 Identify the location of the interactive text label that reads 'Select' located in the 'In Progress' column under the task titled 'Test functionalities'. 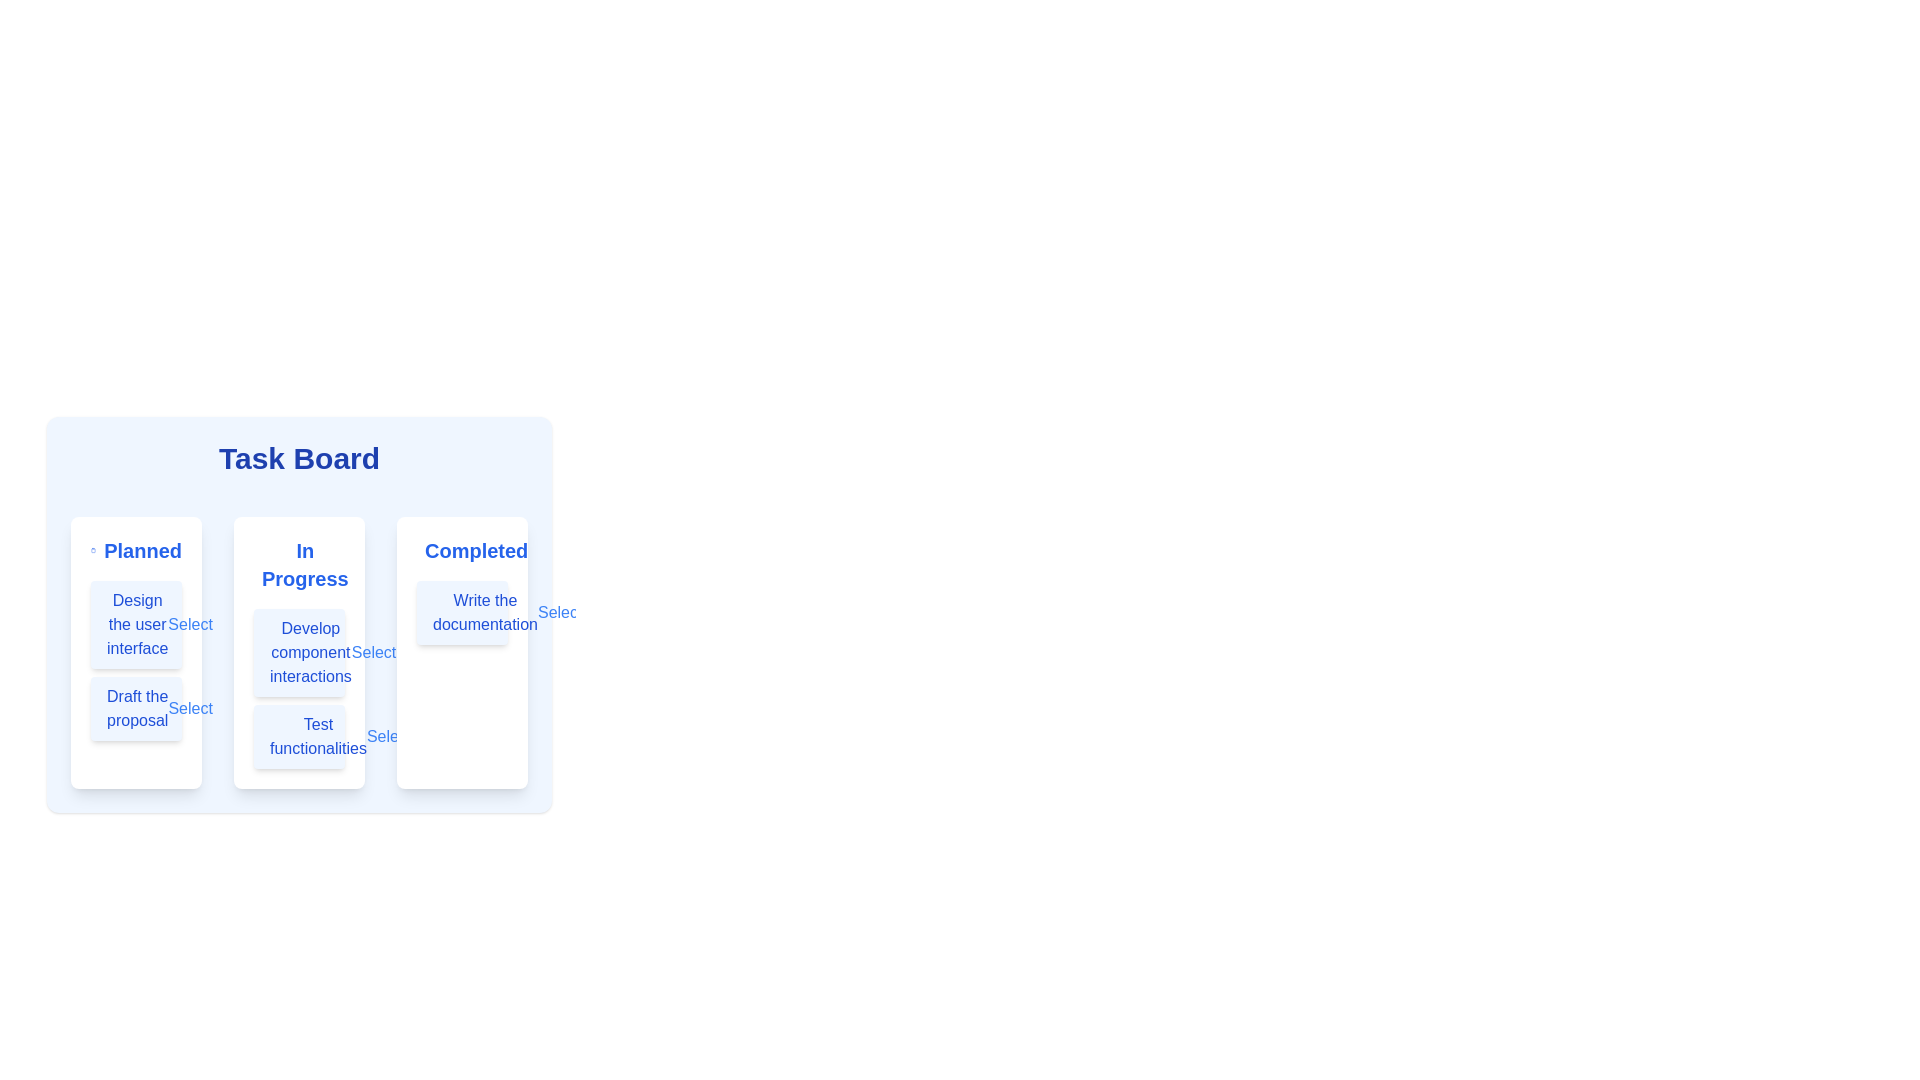
(389, 736).